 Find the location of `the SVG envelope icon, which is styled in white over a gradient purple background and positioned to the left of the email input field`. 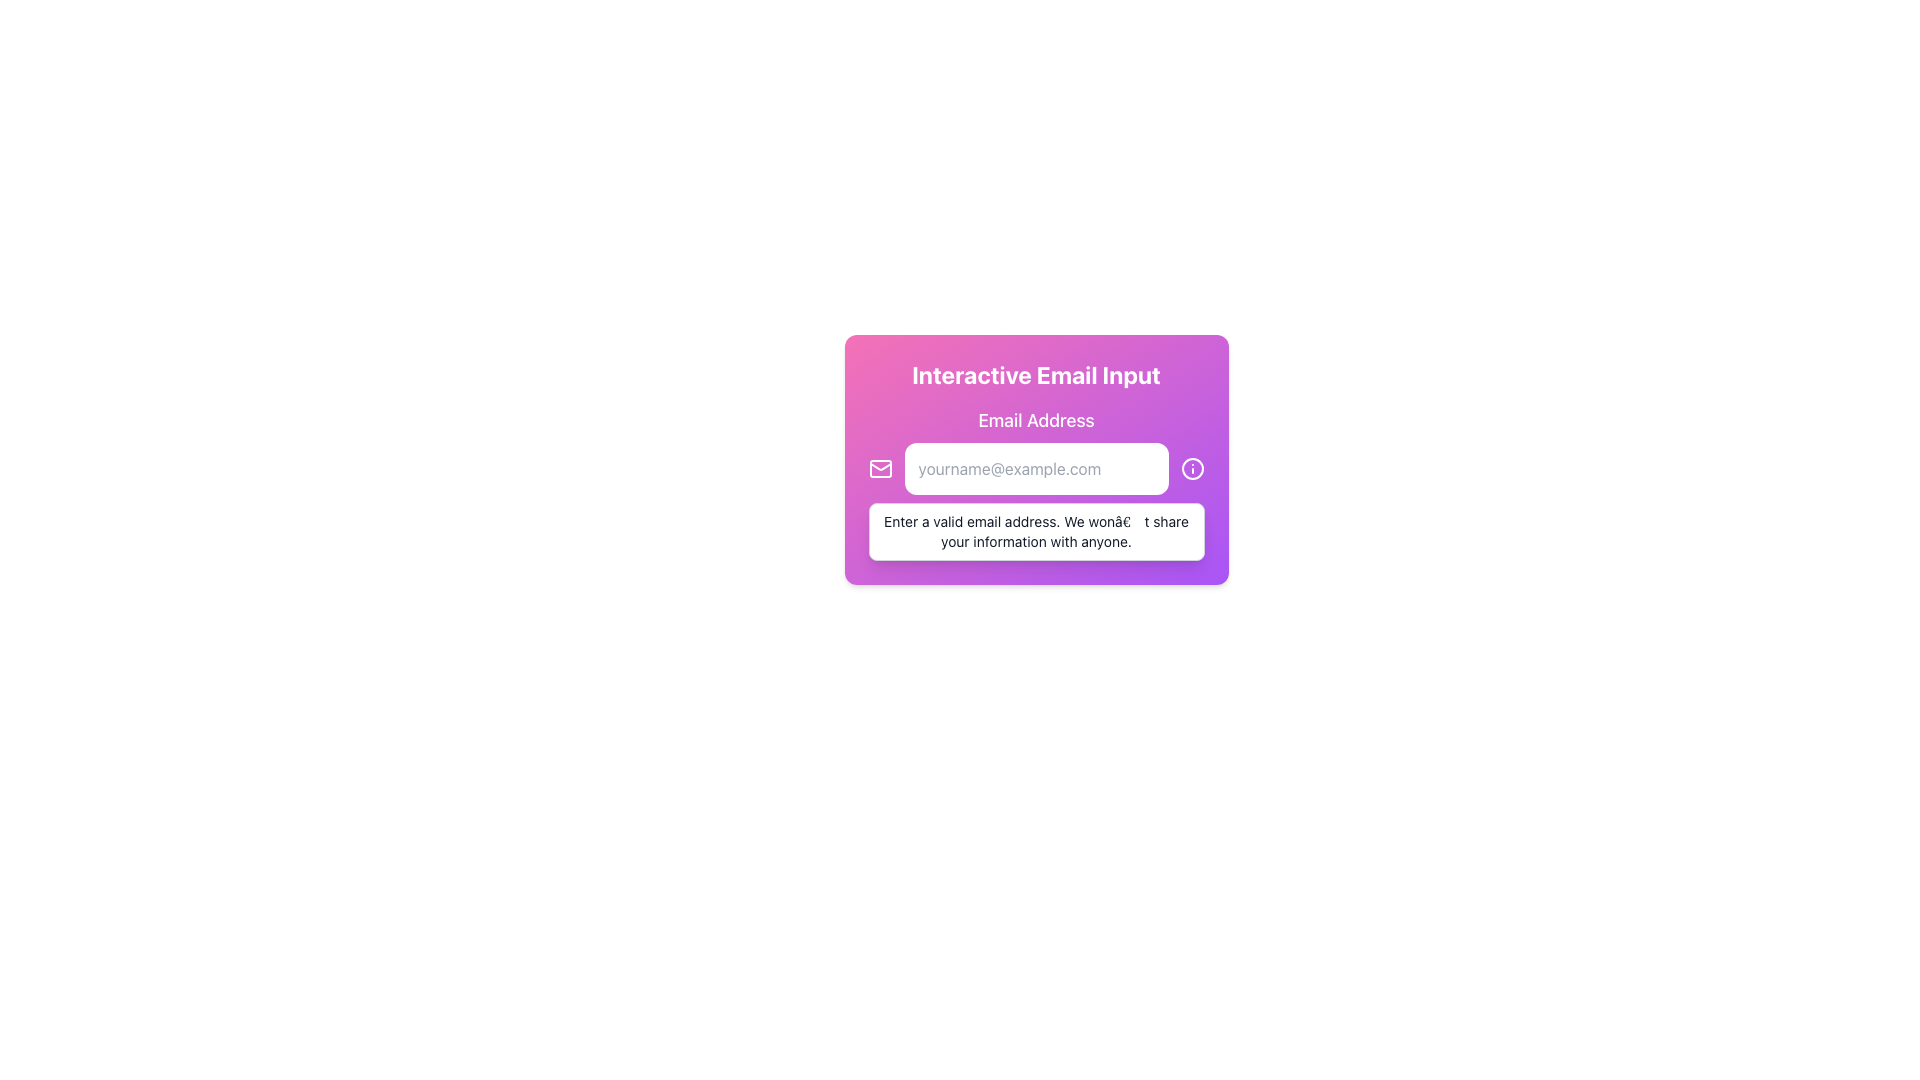

the SVG envelope icon, which is styled in white over a gradient purple background and positioned to the left of the email input field is located at coordinates (880, 469).